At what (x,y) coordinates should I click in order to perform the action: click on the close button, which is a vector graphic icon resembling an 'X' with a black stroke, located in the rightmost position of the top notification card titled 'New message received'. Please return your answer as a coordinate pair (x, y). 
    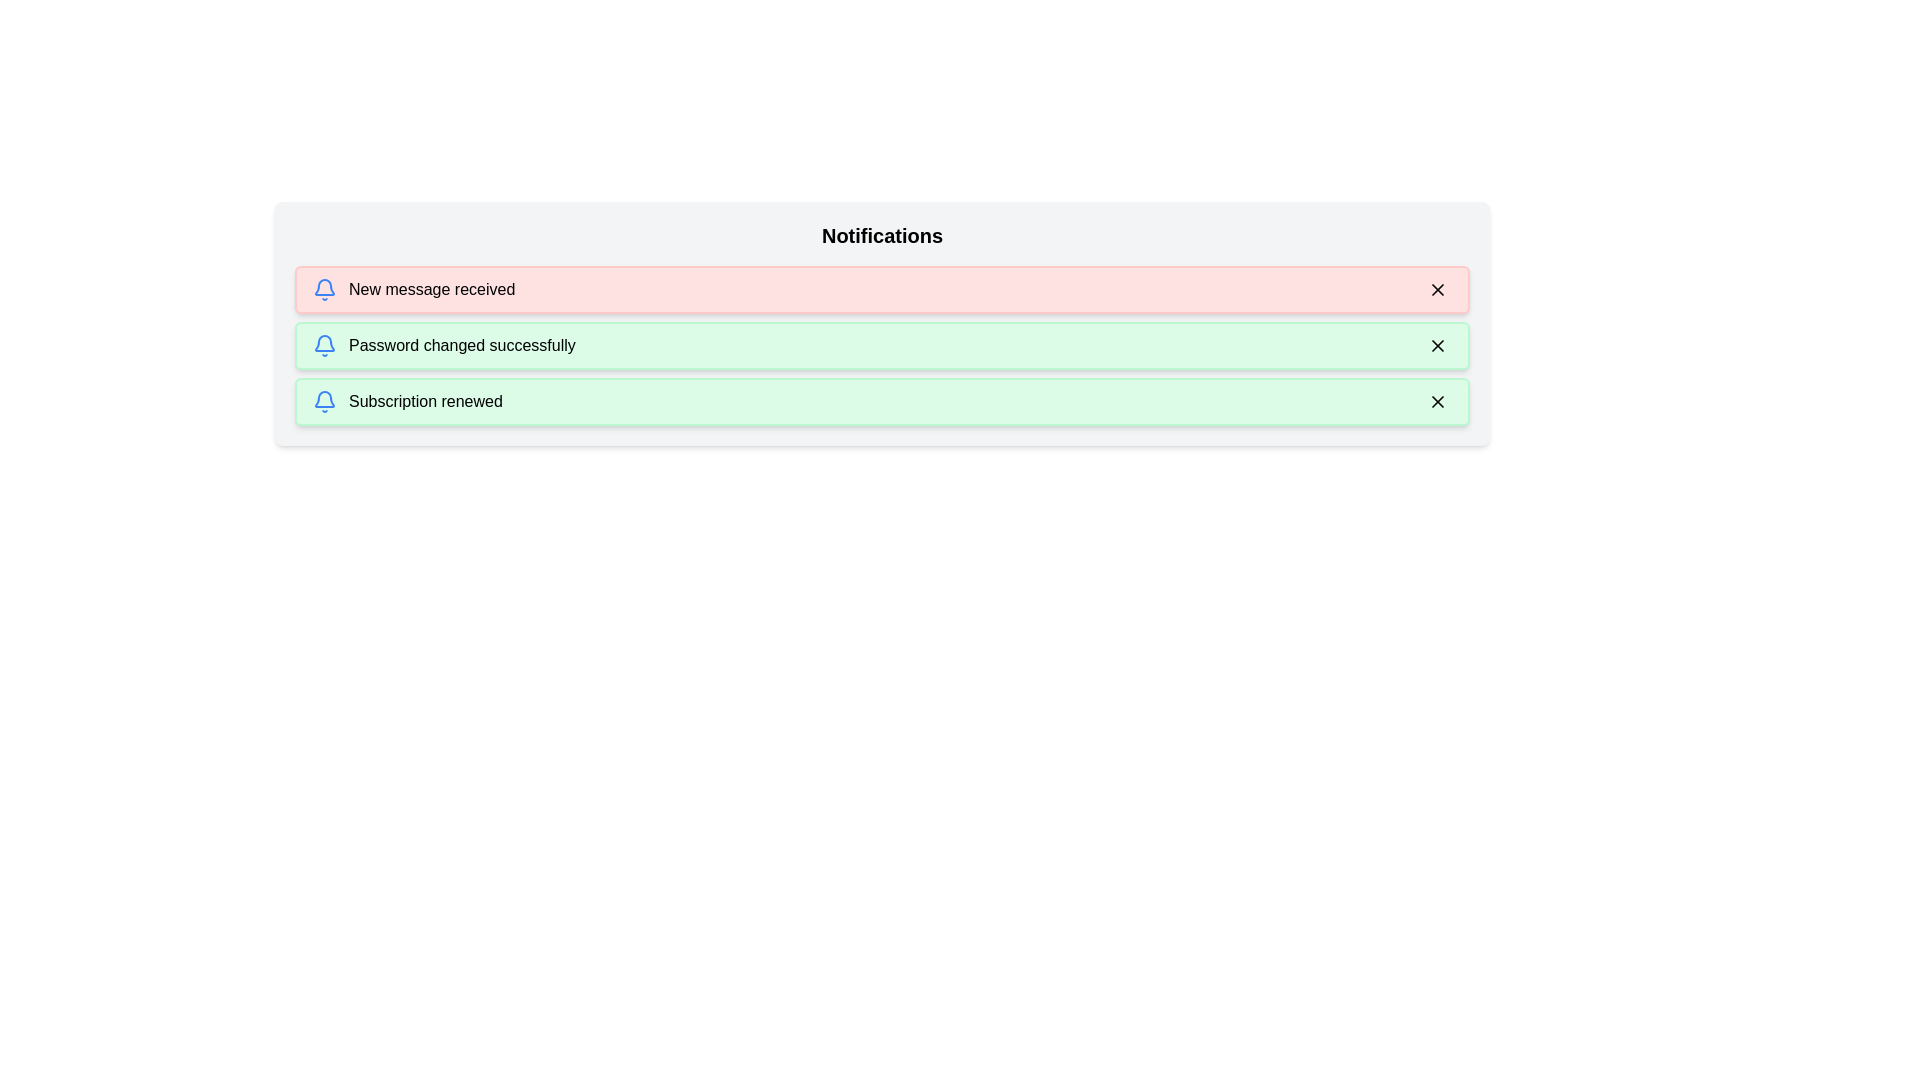
    Looking at the image, I should click on (1437, 289).